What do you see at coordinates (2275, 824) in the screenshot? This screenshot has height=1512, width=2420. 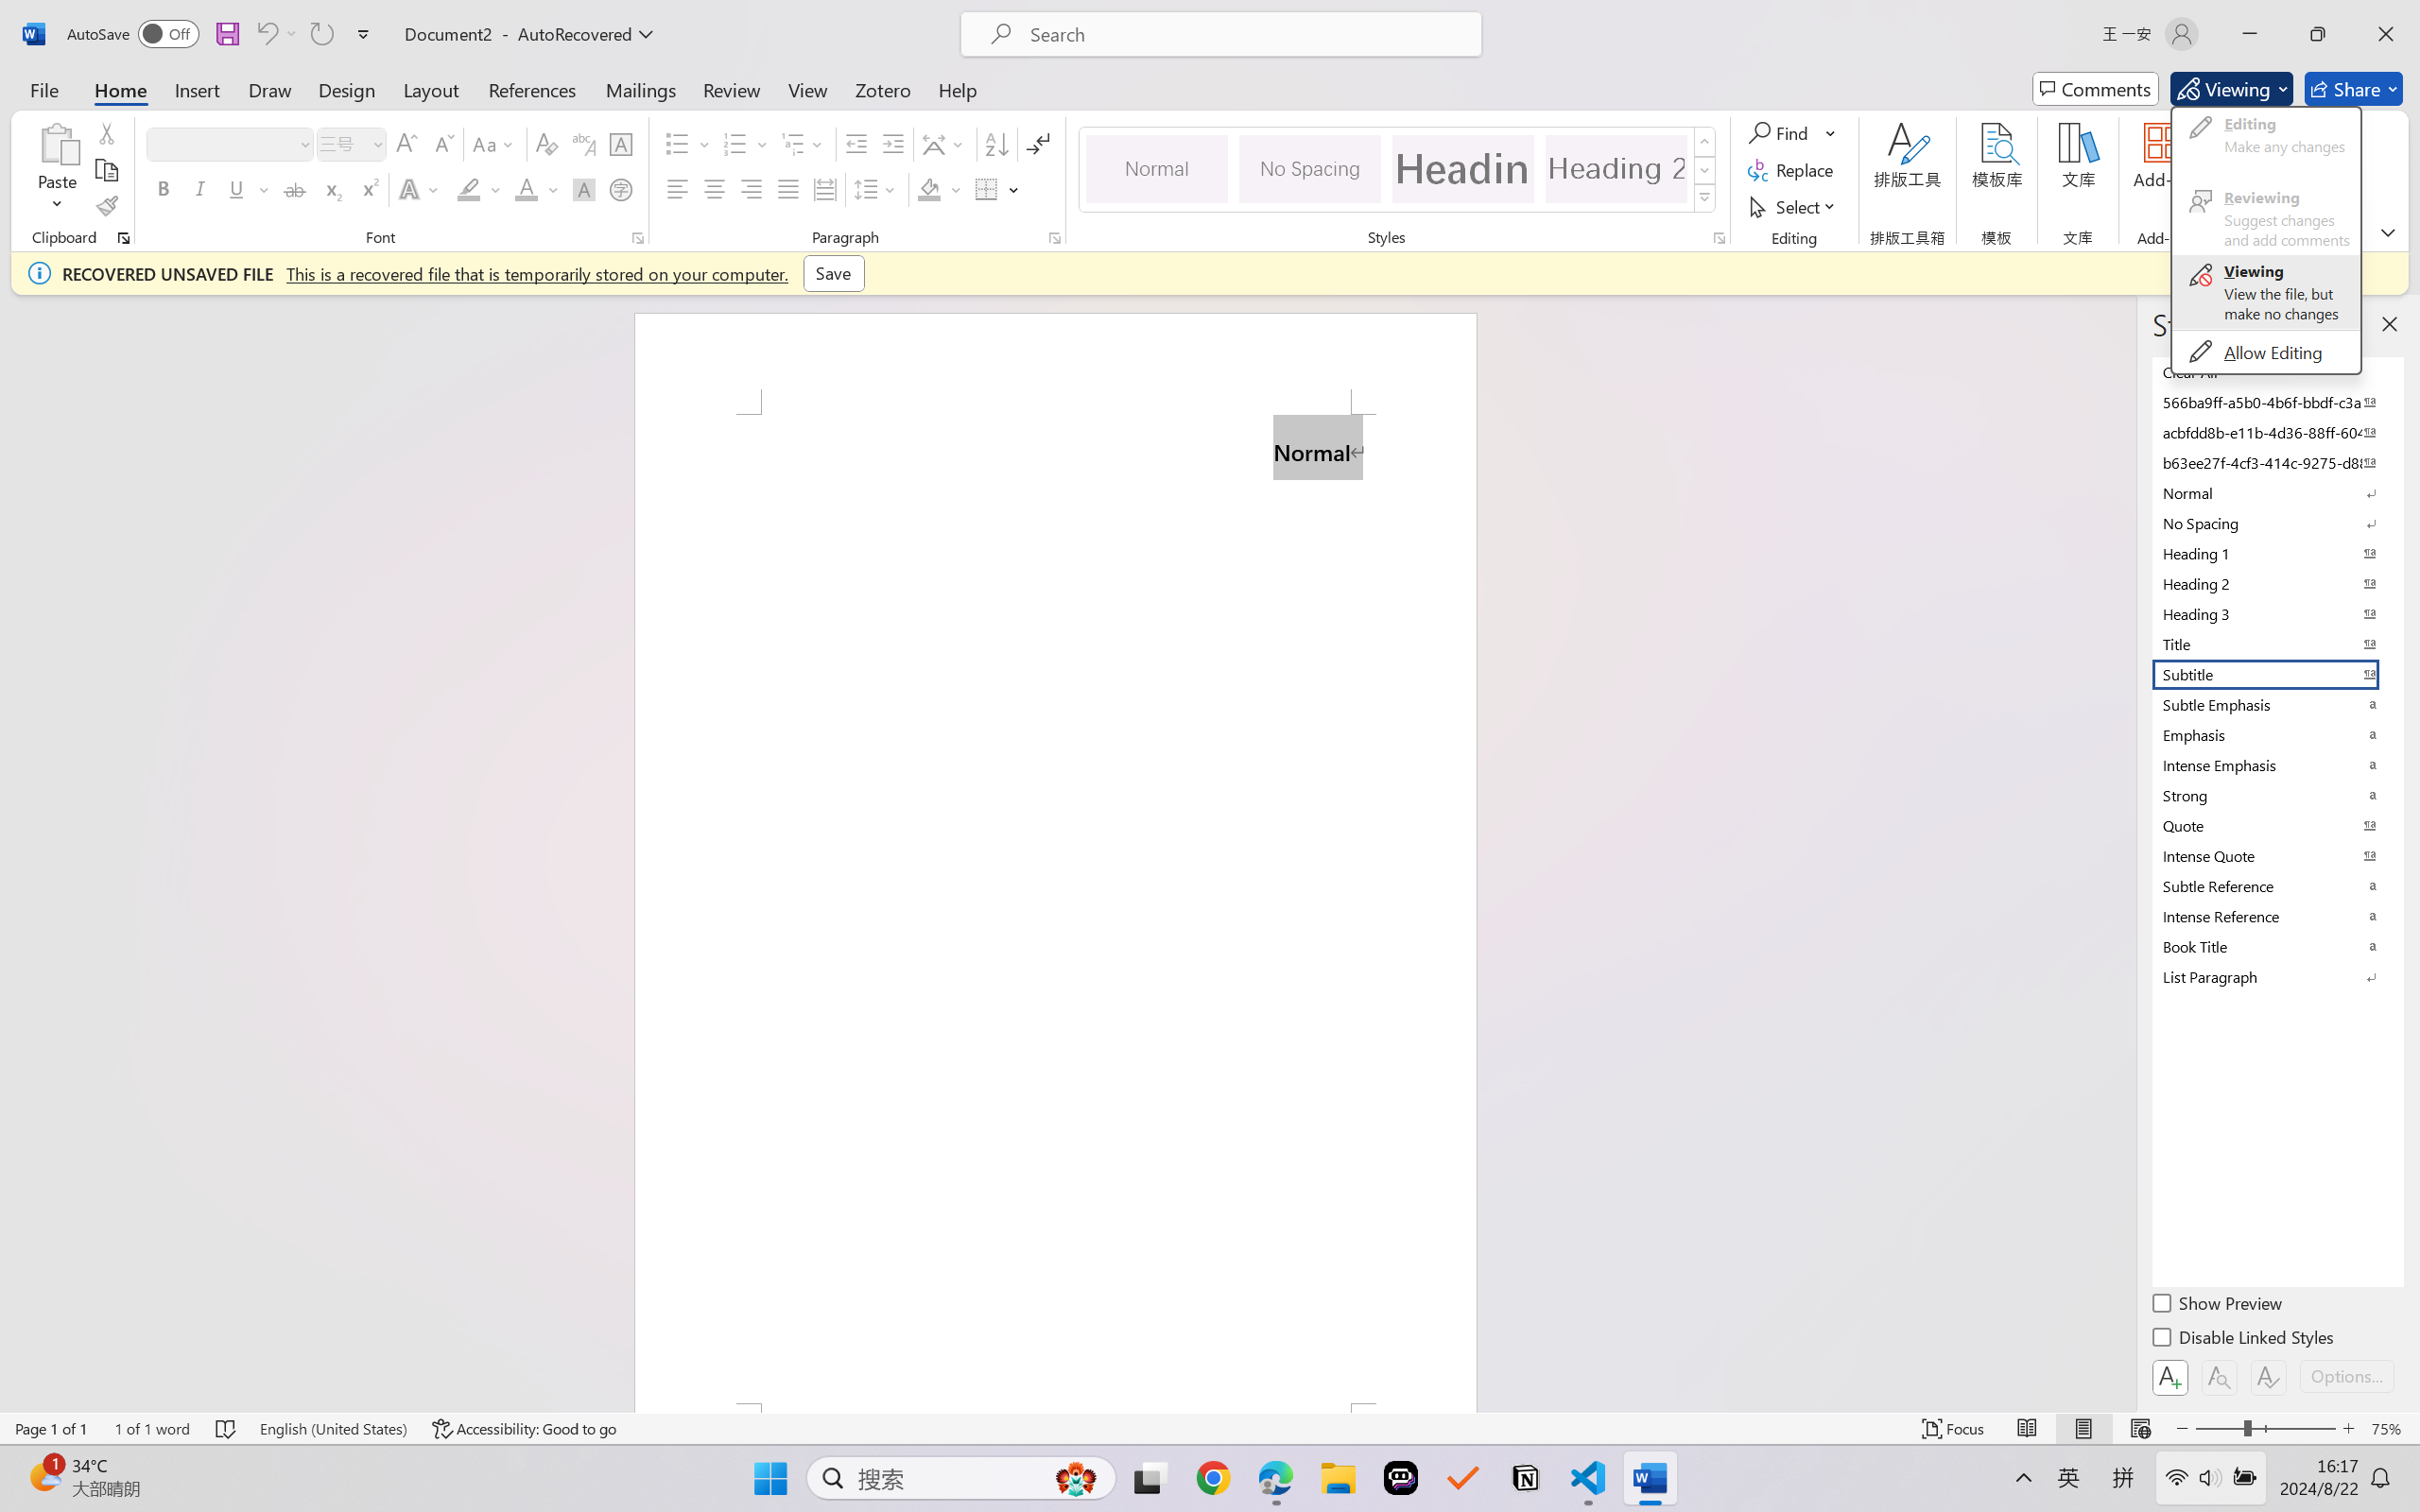 I see `'Quote'` at bounding box center [2275, 824].